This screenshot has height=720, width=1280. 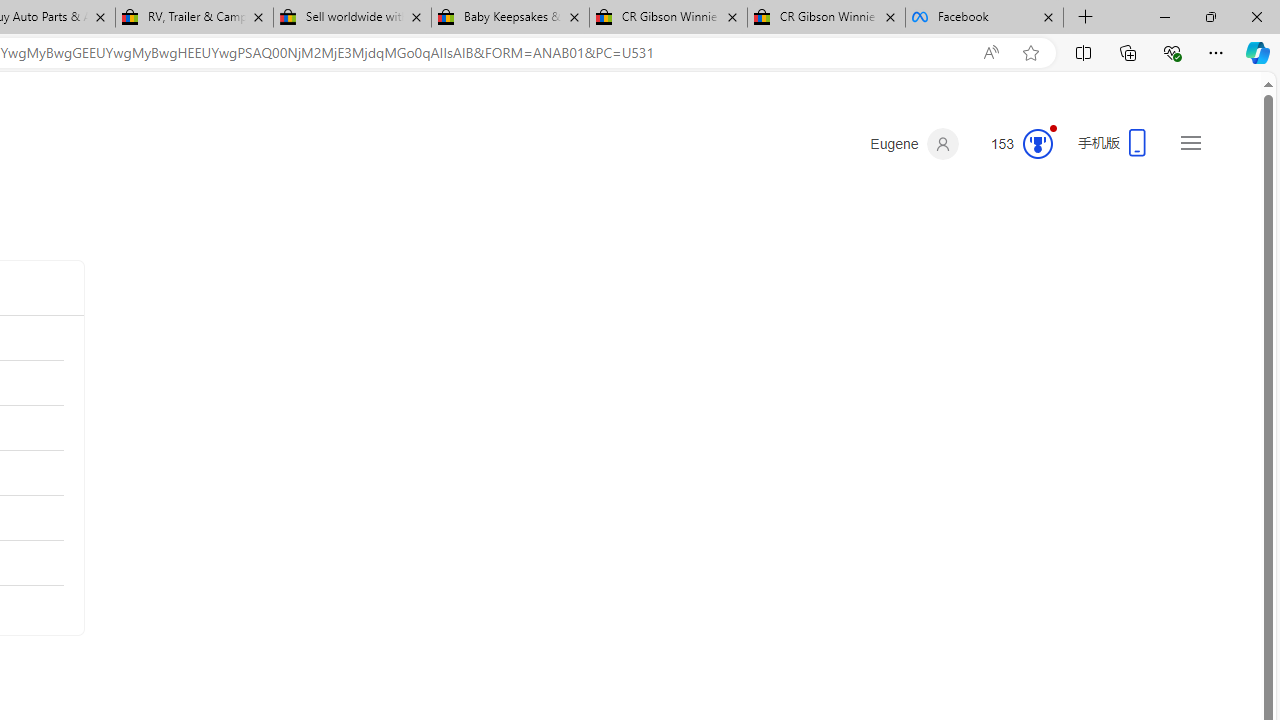 I want to click on 'Collections', so click(x=1128, y=51).